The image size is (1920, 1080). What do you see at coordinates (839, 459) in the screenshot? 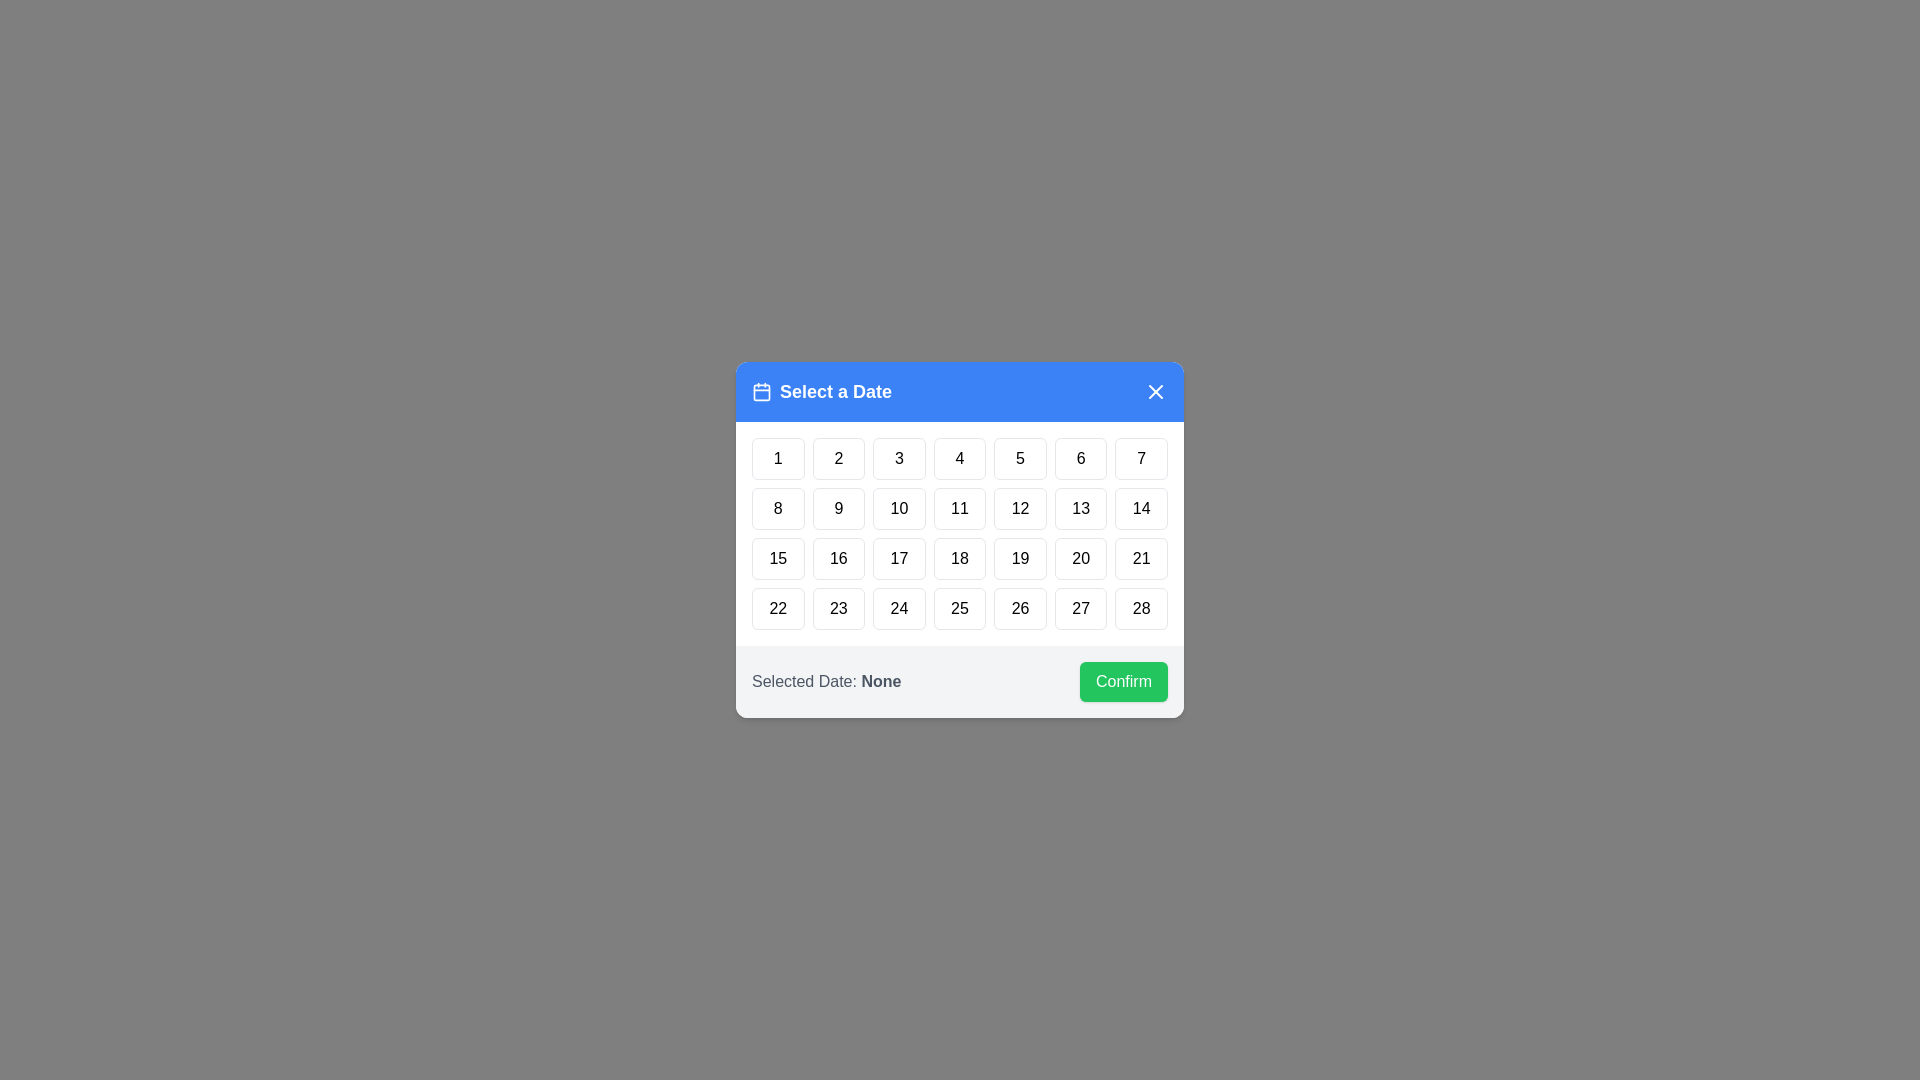
I see `the day button labeled 2 to highlight it` at bounding box center [839, 459].